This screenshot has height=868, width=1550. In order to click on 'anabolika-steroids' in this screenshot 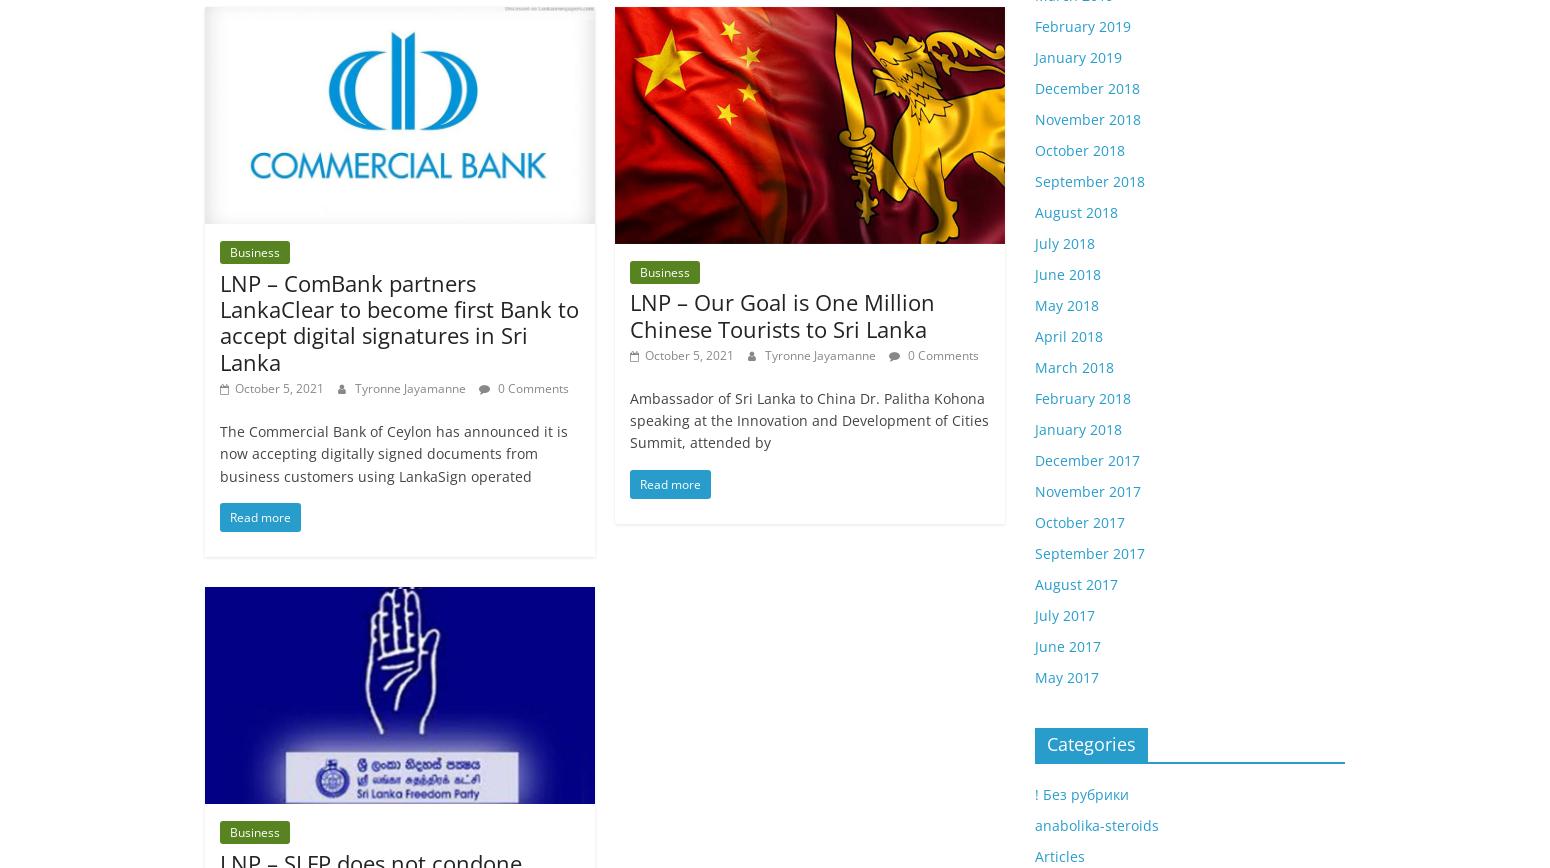, I will do `click(1034, 824)`.